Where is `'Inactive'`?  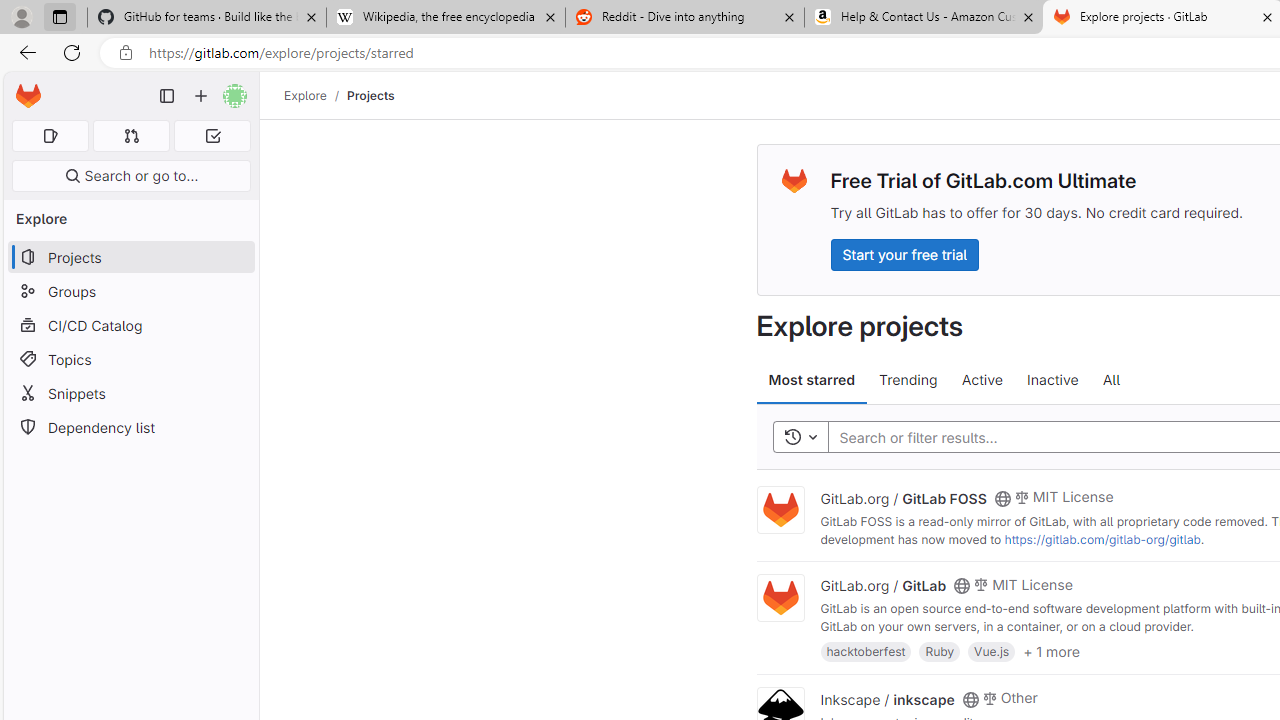
'Inactive' is located at coordinates (1051, 380).